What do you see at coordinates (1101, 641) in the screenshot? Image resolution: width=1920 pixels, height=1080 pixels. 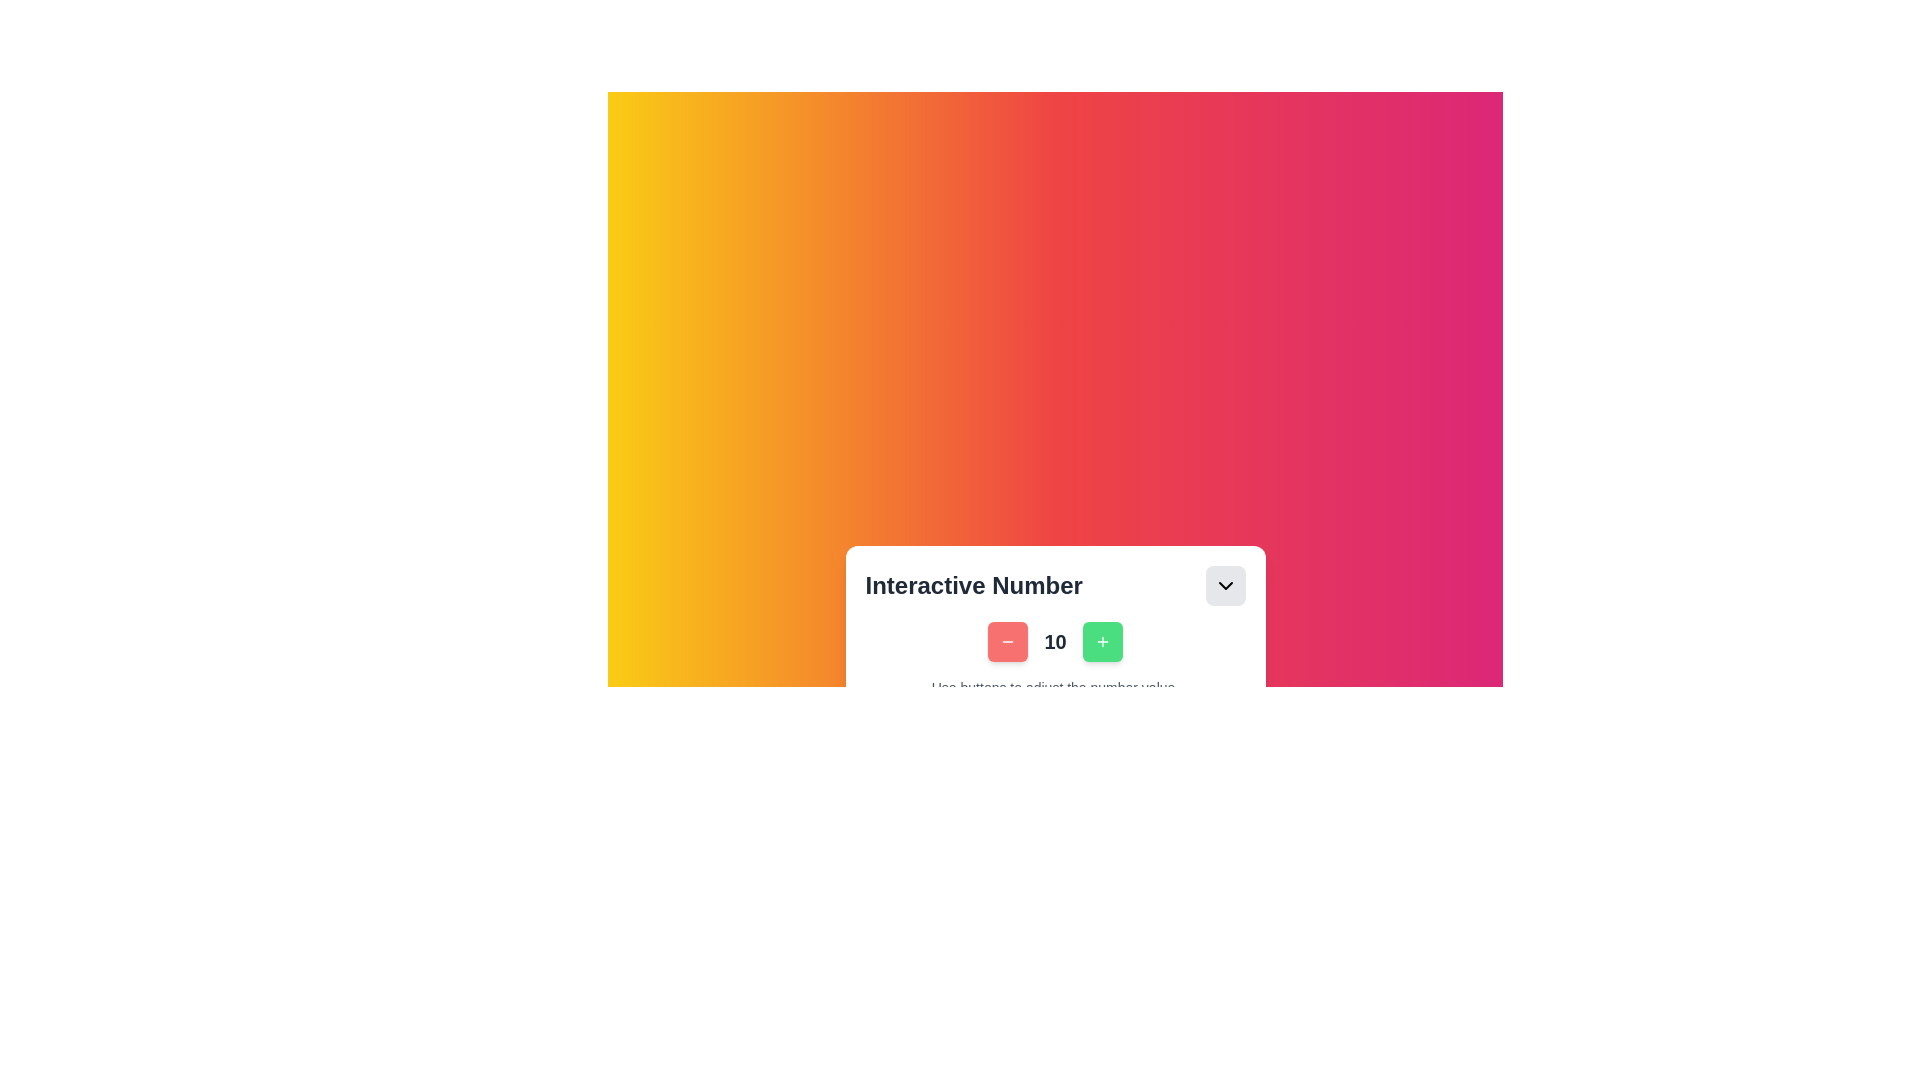 I see `the green square button with a plus '+' icon, located in the 'Interactive Number' control interface` at bounding box center [1101, 641].